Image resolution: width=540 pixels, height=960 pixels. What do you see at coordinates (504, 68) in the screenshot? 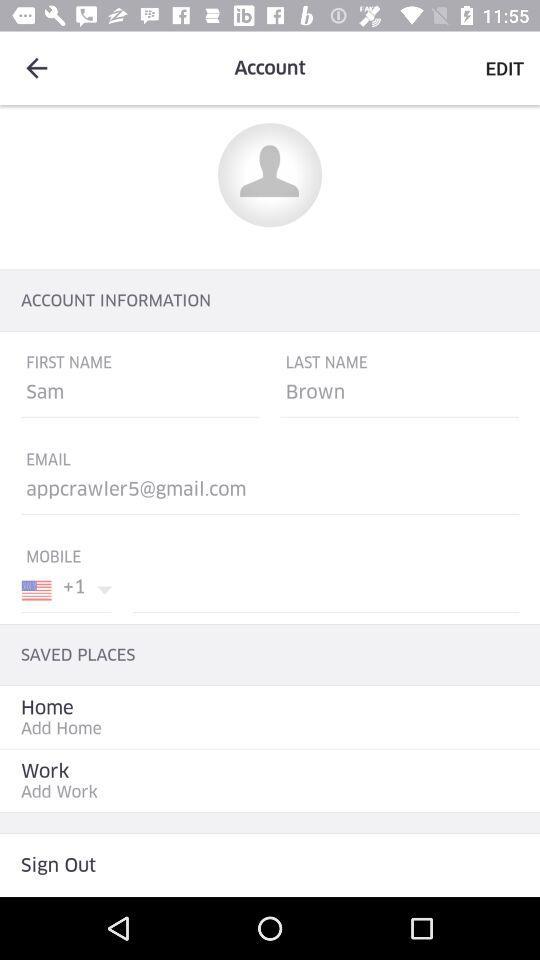
I see `edit option` at bounding box center [504, 68].